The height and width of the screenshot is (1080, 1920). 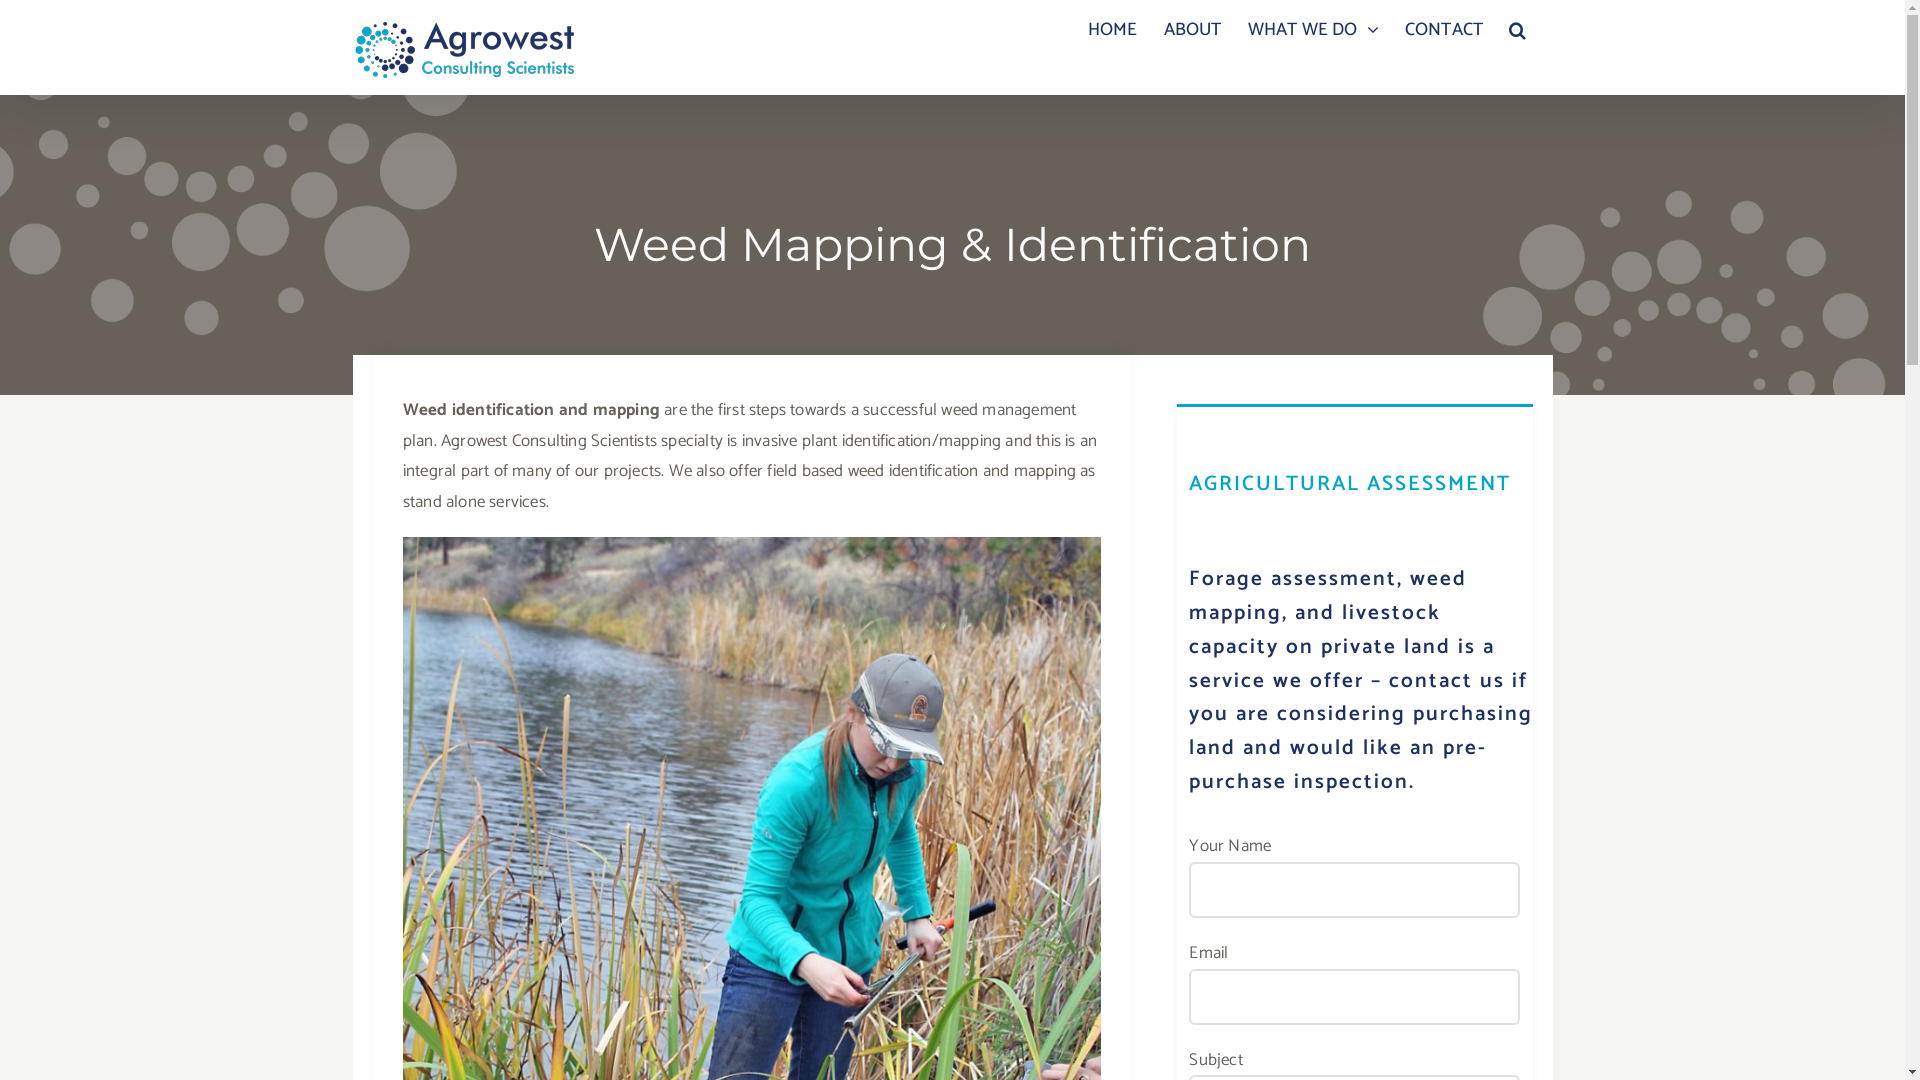 I want to click on 'WHAT WE DO', so click(x=1313, y=30).